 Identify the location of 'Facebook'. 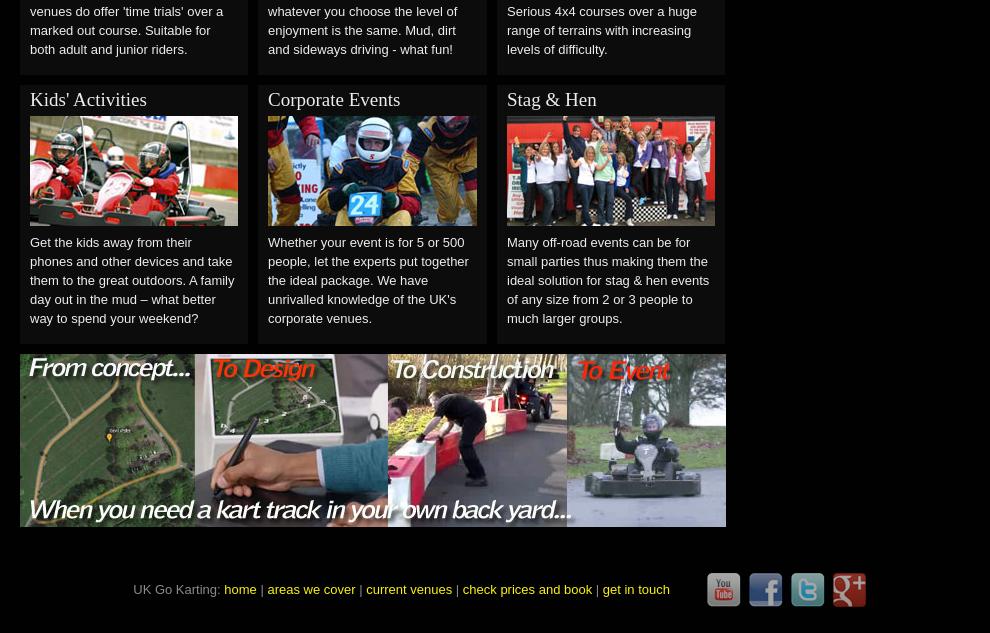
(782, 589).